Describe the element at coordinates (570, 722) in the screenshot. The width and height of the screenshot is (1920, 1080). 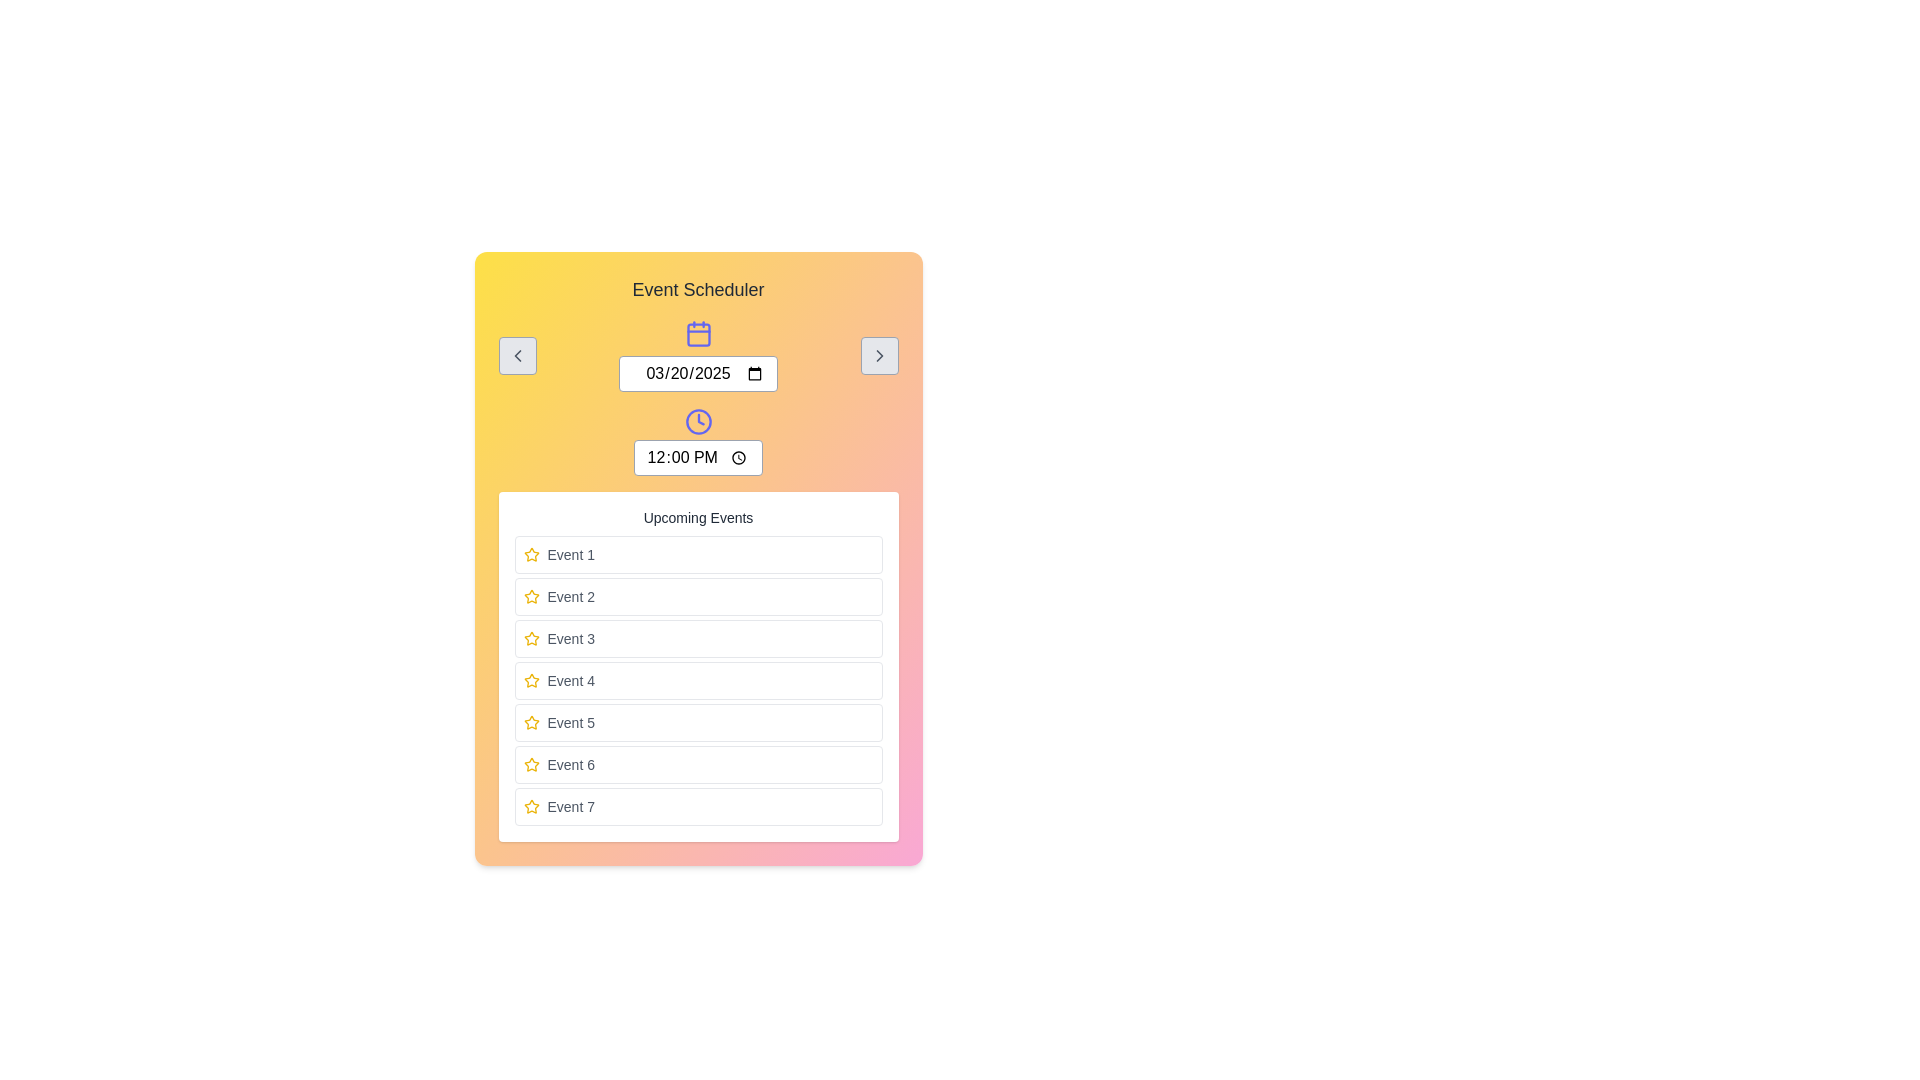
I see `the text label displaying 'Event 5' in gray font, which is adjacent to a star icon, located under 'Upcoming Events.'` at that location.